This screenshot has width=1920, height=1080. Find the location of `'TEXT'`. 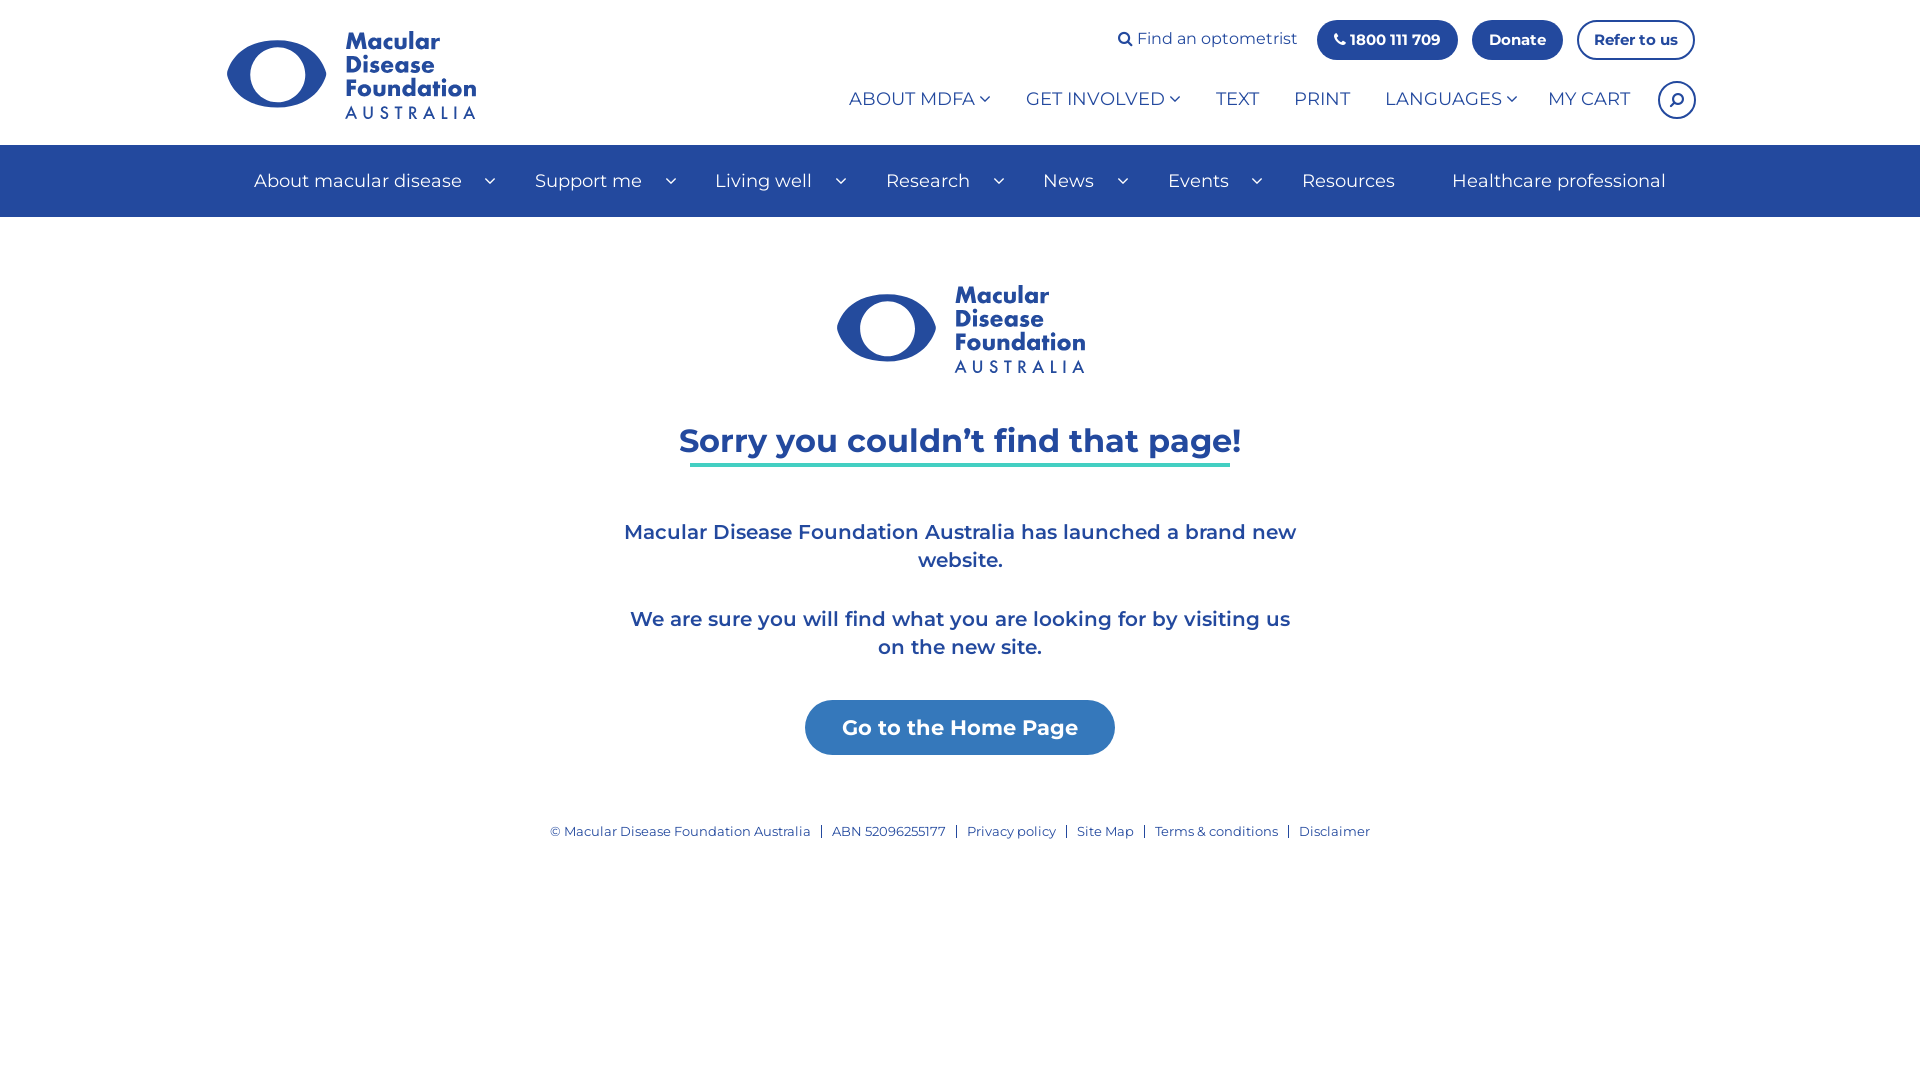

'TEXT' is located at coordinates (1236, 100).